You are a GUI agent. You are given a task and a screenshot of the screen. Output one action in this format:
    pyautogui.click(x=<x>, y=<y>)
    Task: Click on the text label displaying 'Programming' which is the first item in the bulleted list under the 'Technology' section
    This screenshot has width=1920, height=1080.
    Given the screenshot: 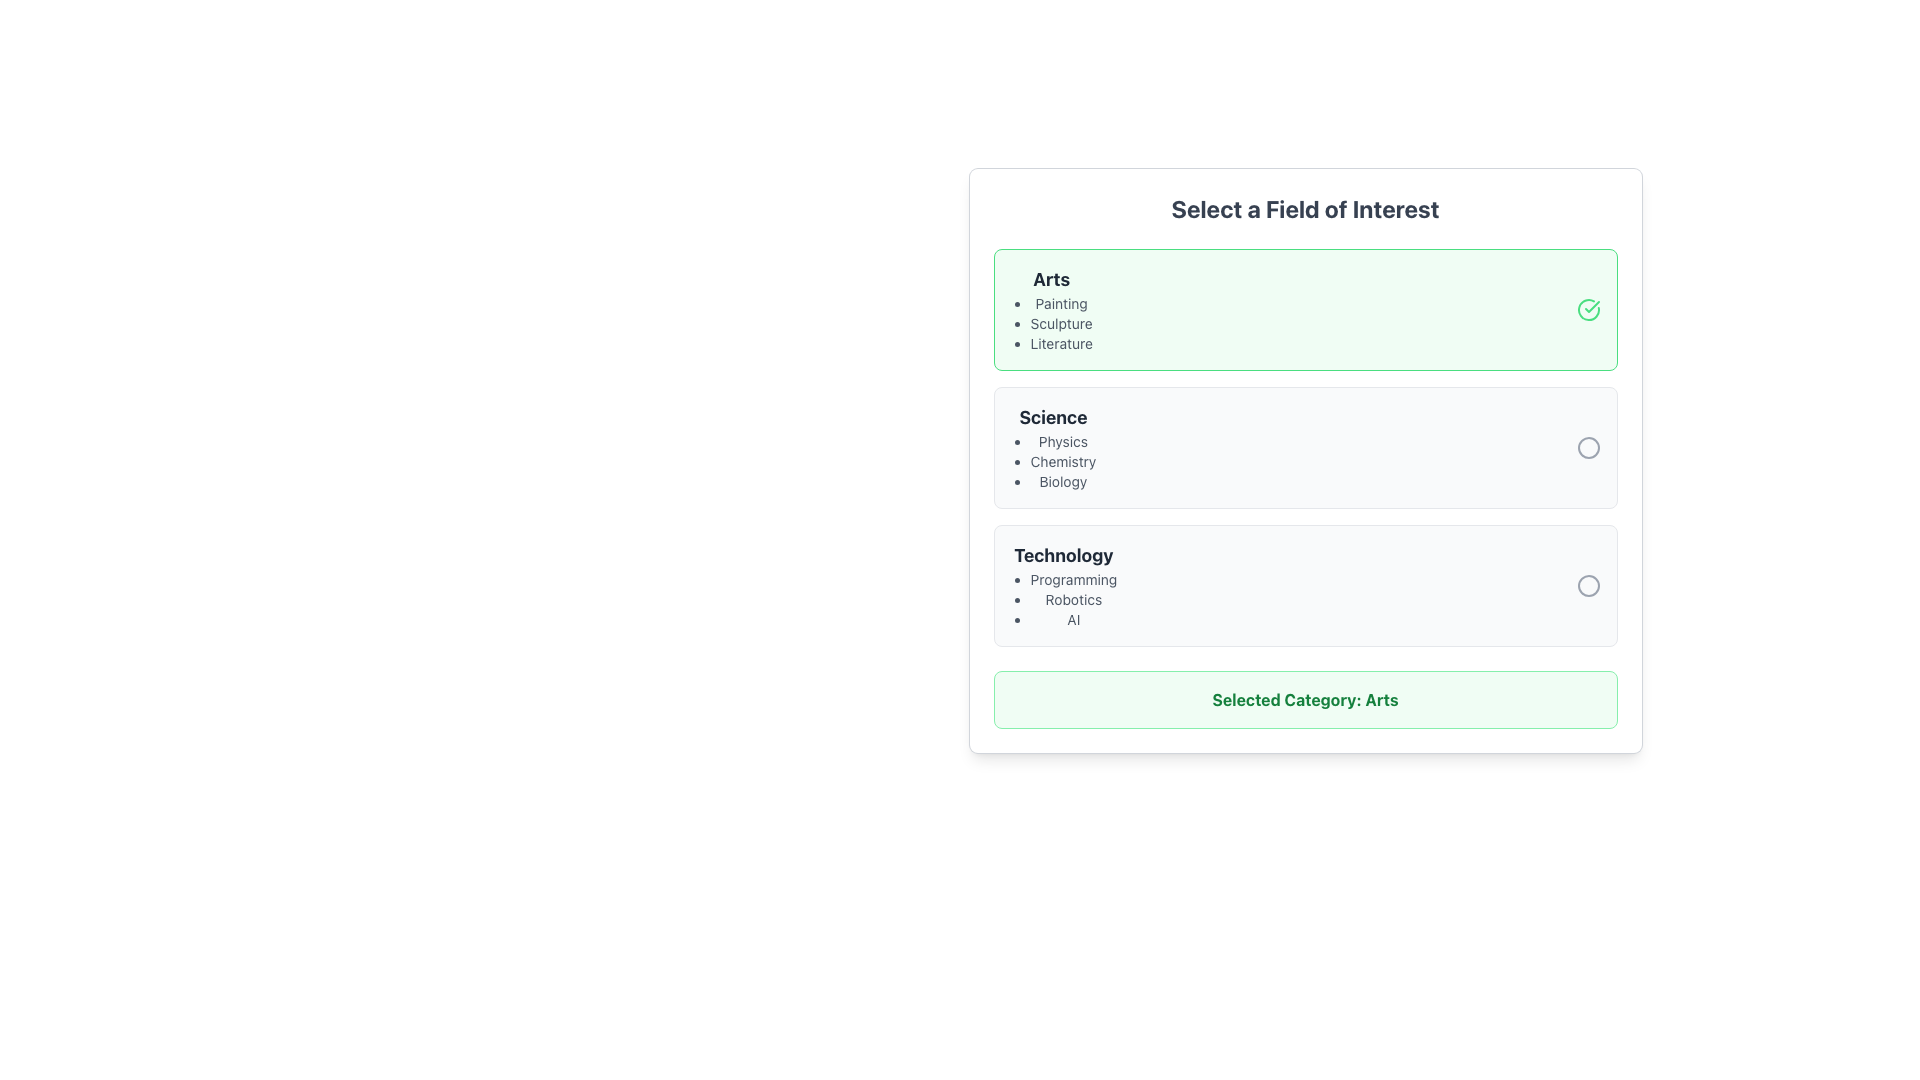 What is the action you would take?
    pyautogui.click(x=1072, y=579)
    